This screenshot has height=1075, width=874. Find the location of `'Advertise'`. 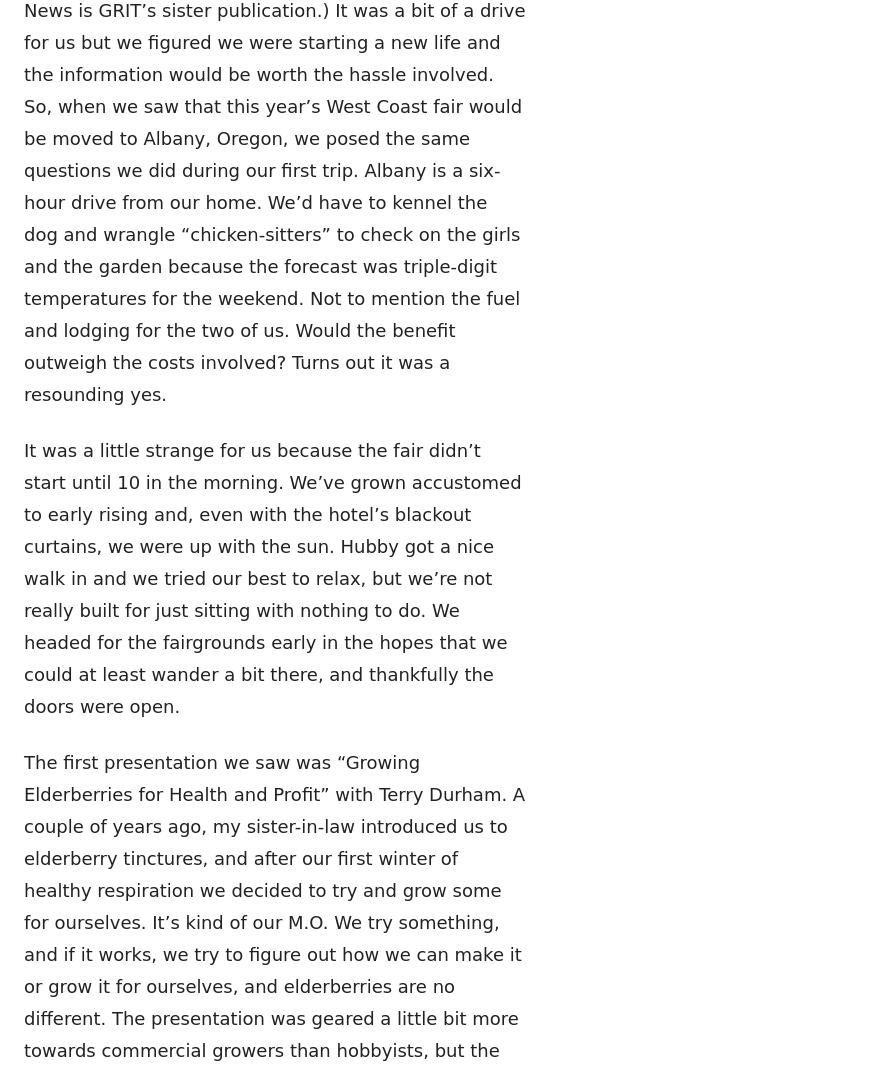

'Advertise' is located at coordinates (403, 898).